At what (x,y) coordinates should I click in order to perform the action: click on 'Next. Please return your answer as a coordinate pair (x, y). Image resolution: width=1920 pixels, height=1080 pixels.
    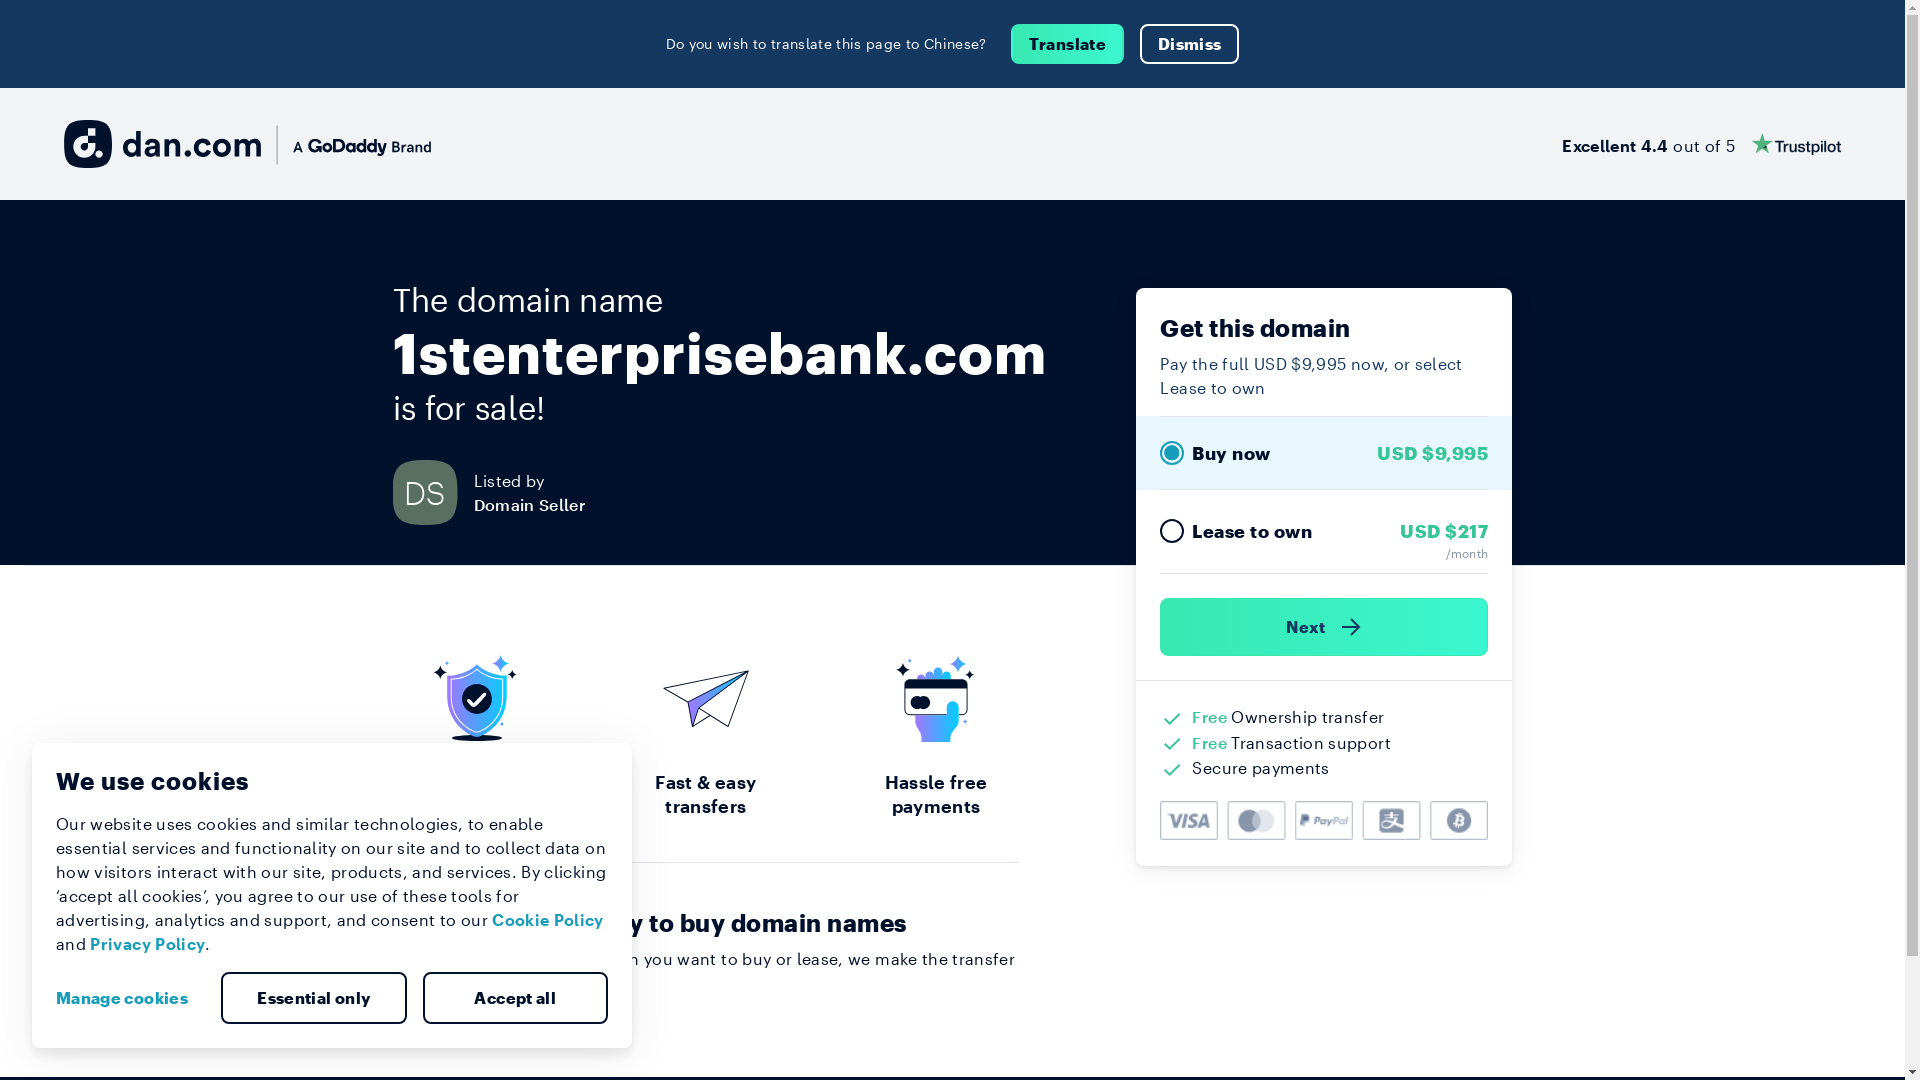
    Looking at the image, I should click on (1324, 626).